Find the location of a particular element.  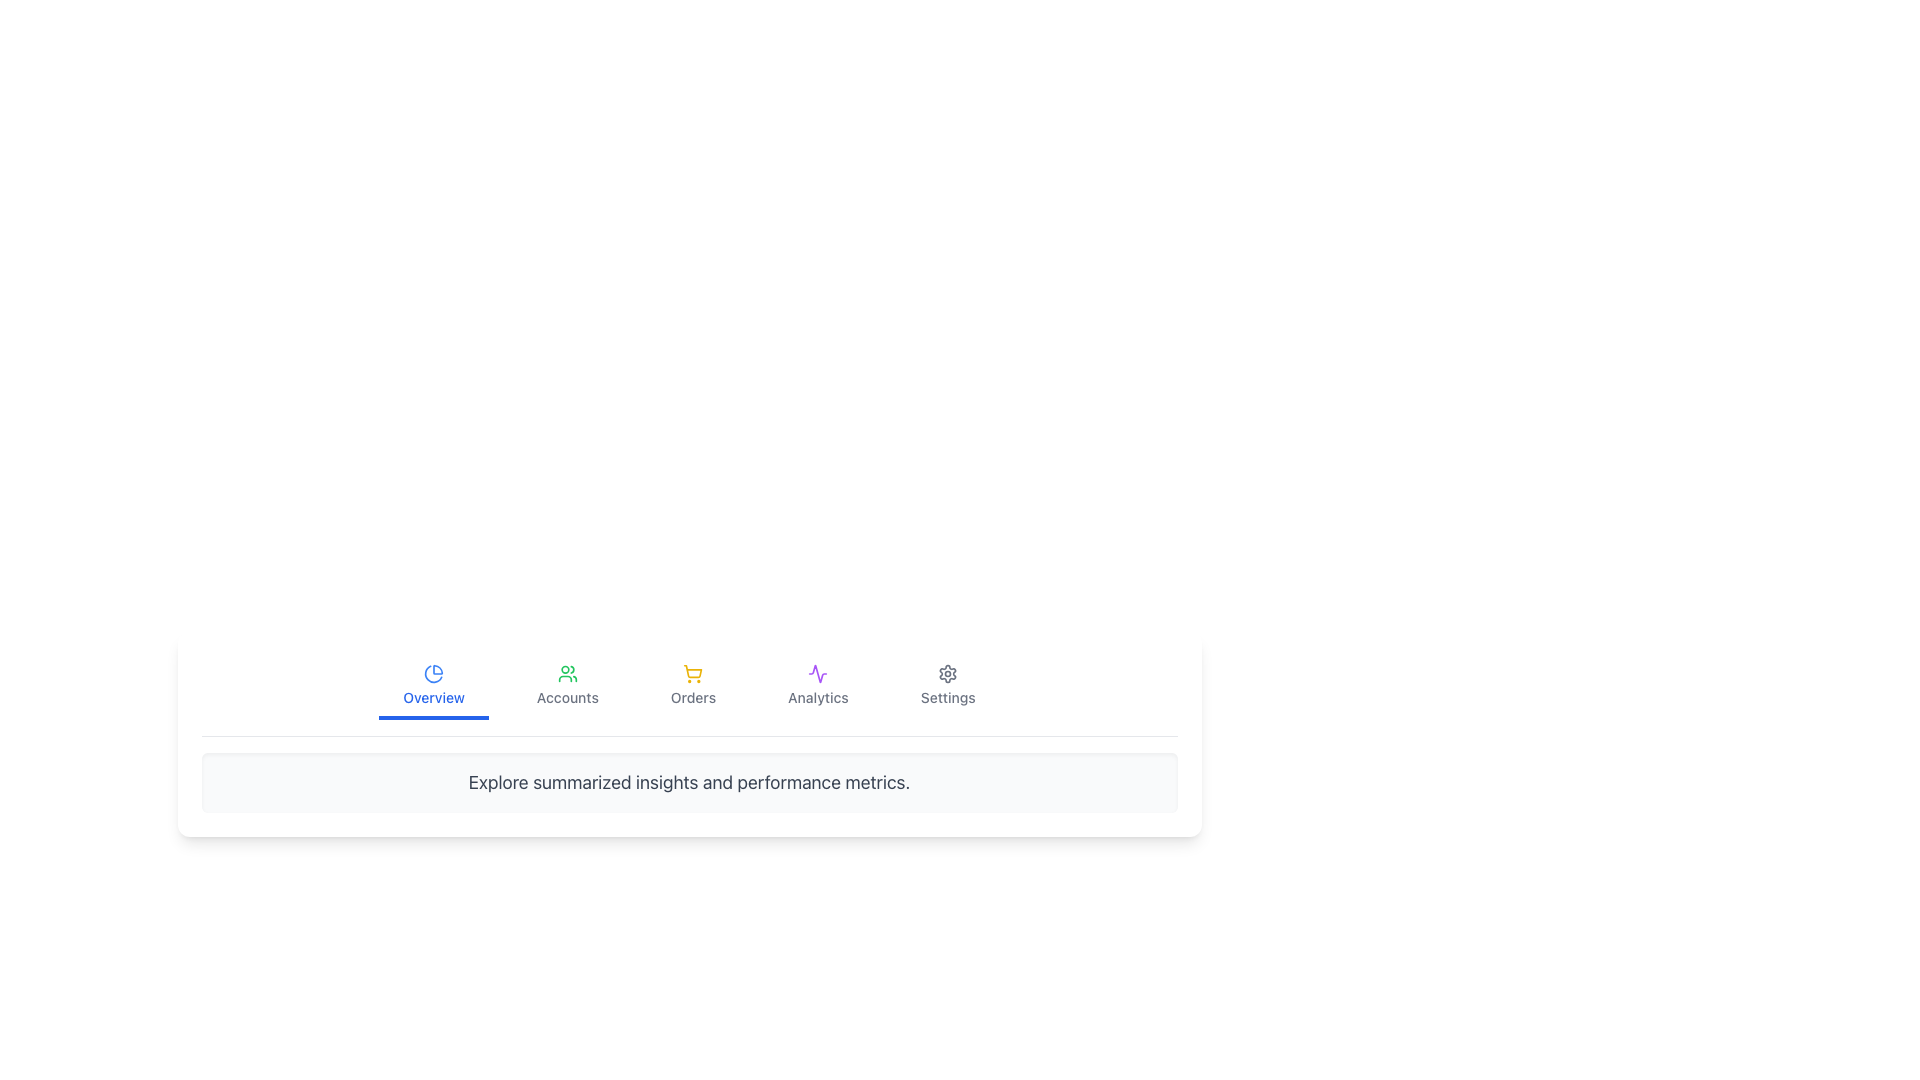

the text label that reads 'Explore summarized insights and performance metrics.' which is styled in a medium-large gray font and is centered below the navigation bar is located at coordinates (689, 782).